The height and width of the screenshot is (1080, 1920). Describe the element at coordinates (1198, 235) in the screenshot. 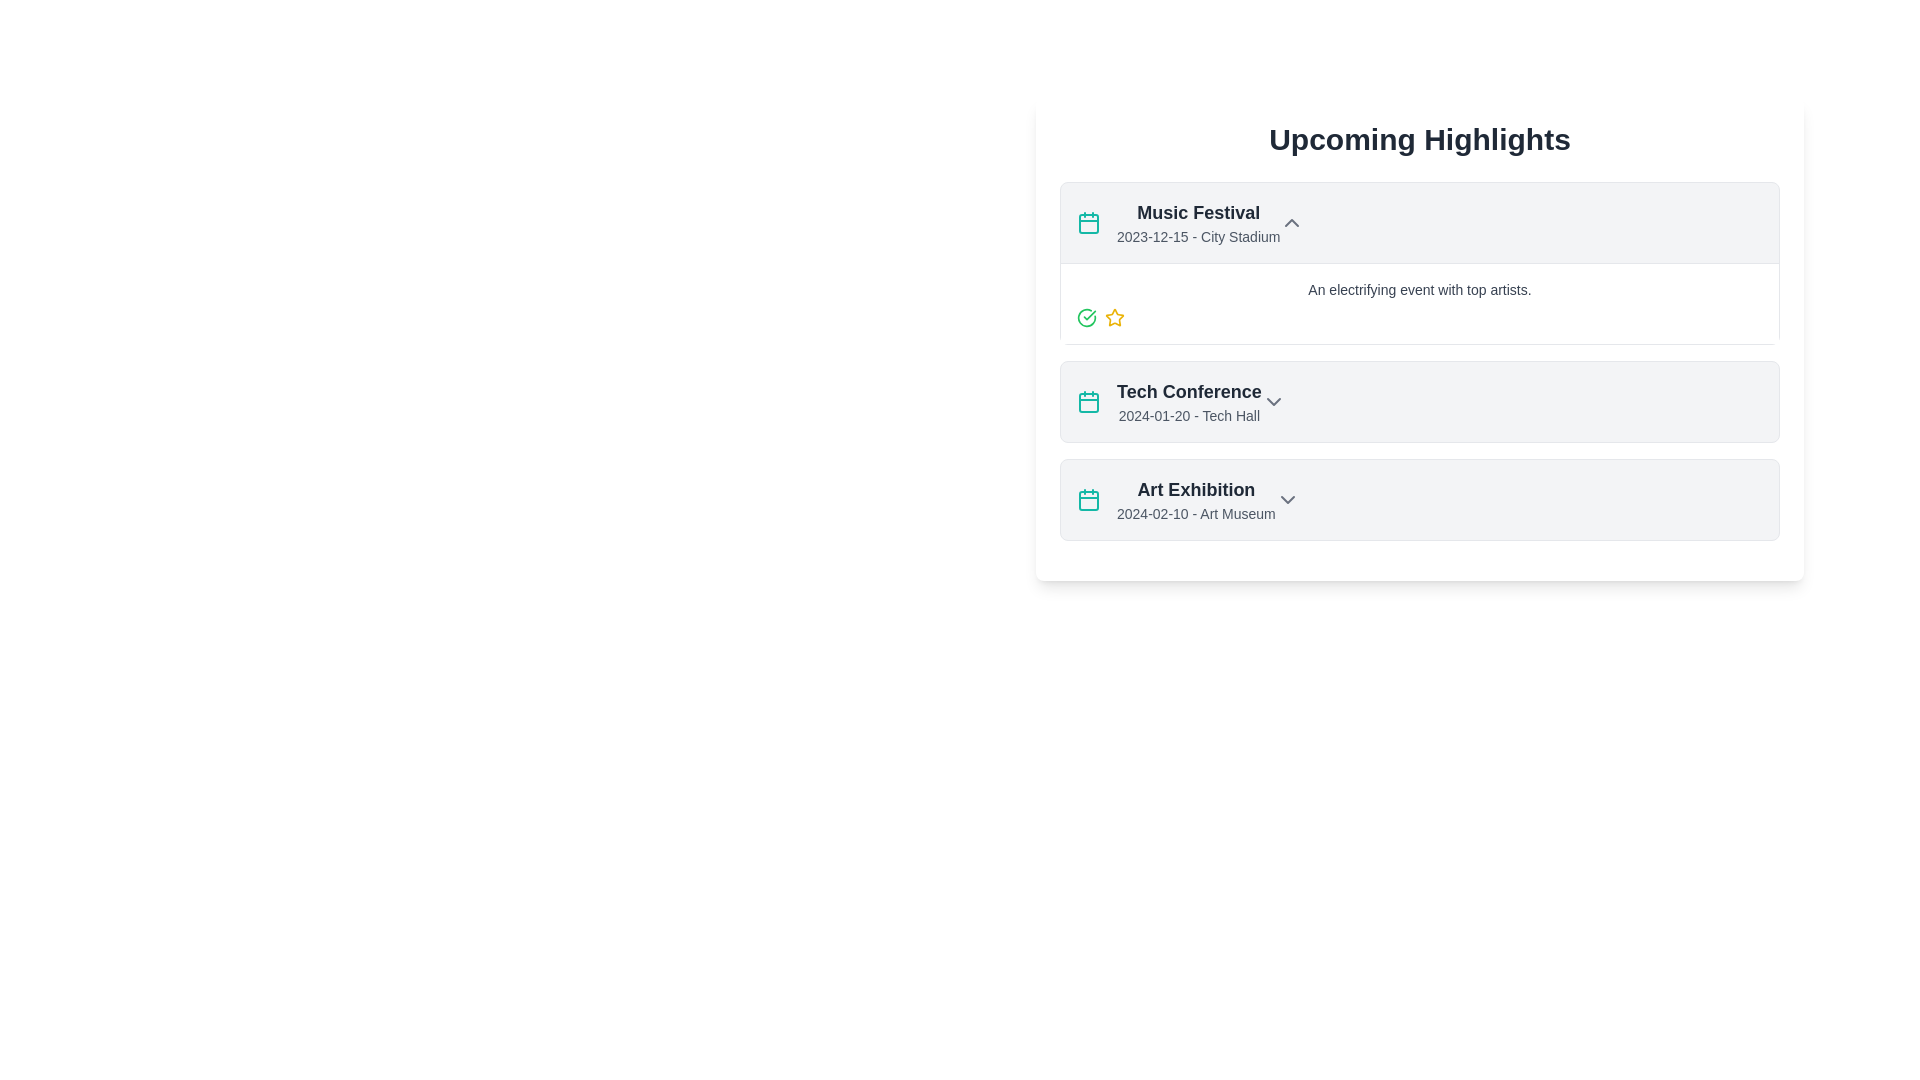

I see `the text element displaying '2023-12-15 - City Stadium', located centrally below the 'Music Festival' heading` at that location.